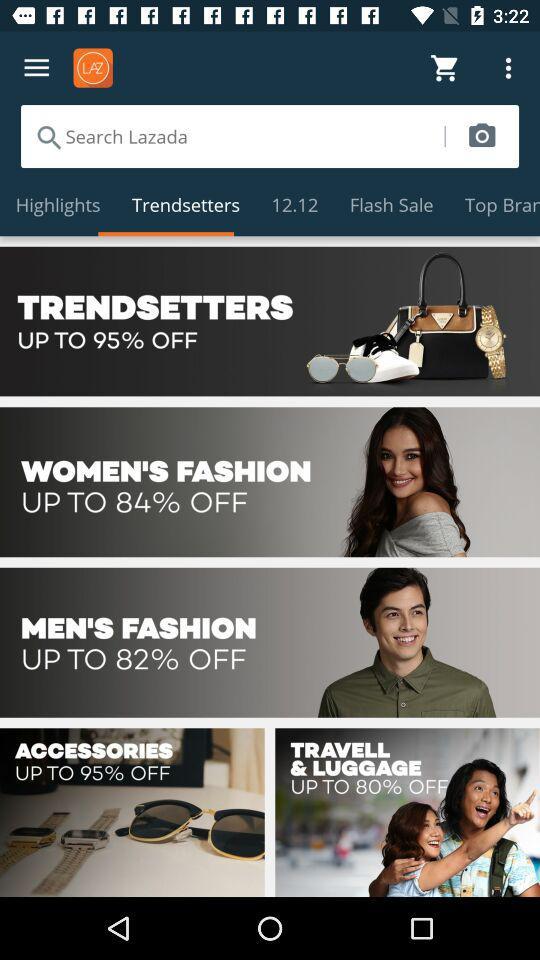  Describe the element at coordinates (481, 135) in the screenshot. I see `open native camera` at that location.